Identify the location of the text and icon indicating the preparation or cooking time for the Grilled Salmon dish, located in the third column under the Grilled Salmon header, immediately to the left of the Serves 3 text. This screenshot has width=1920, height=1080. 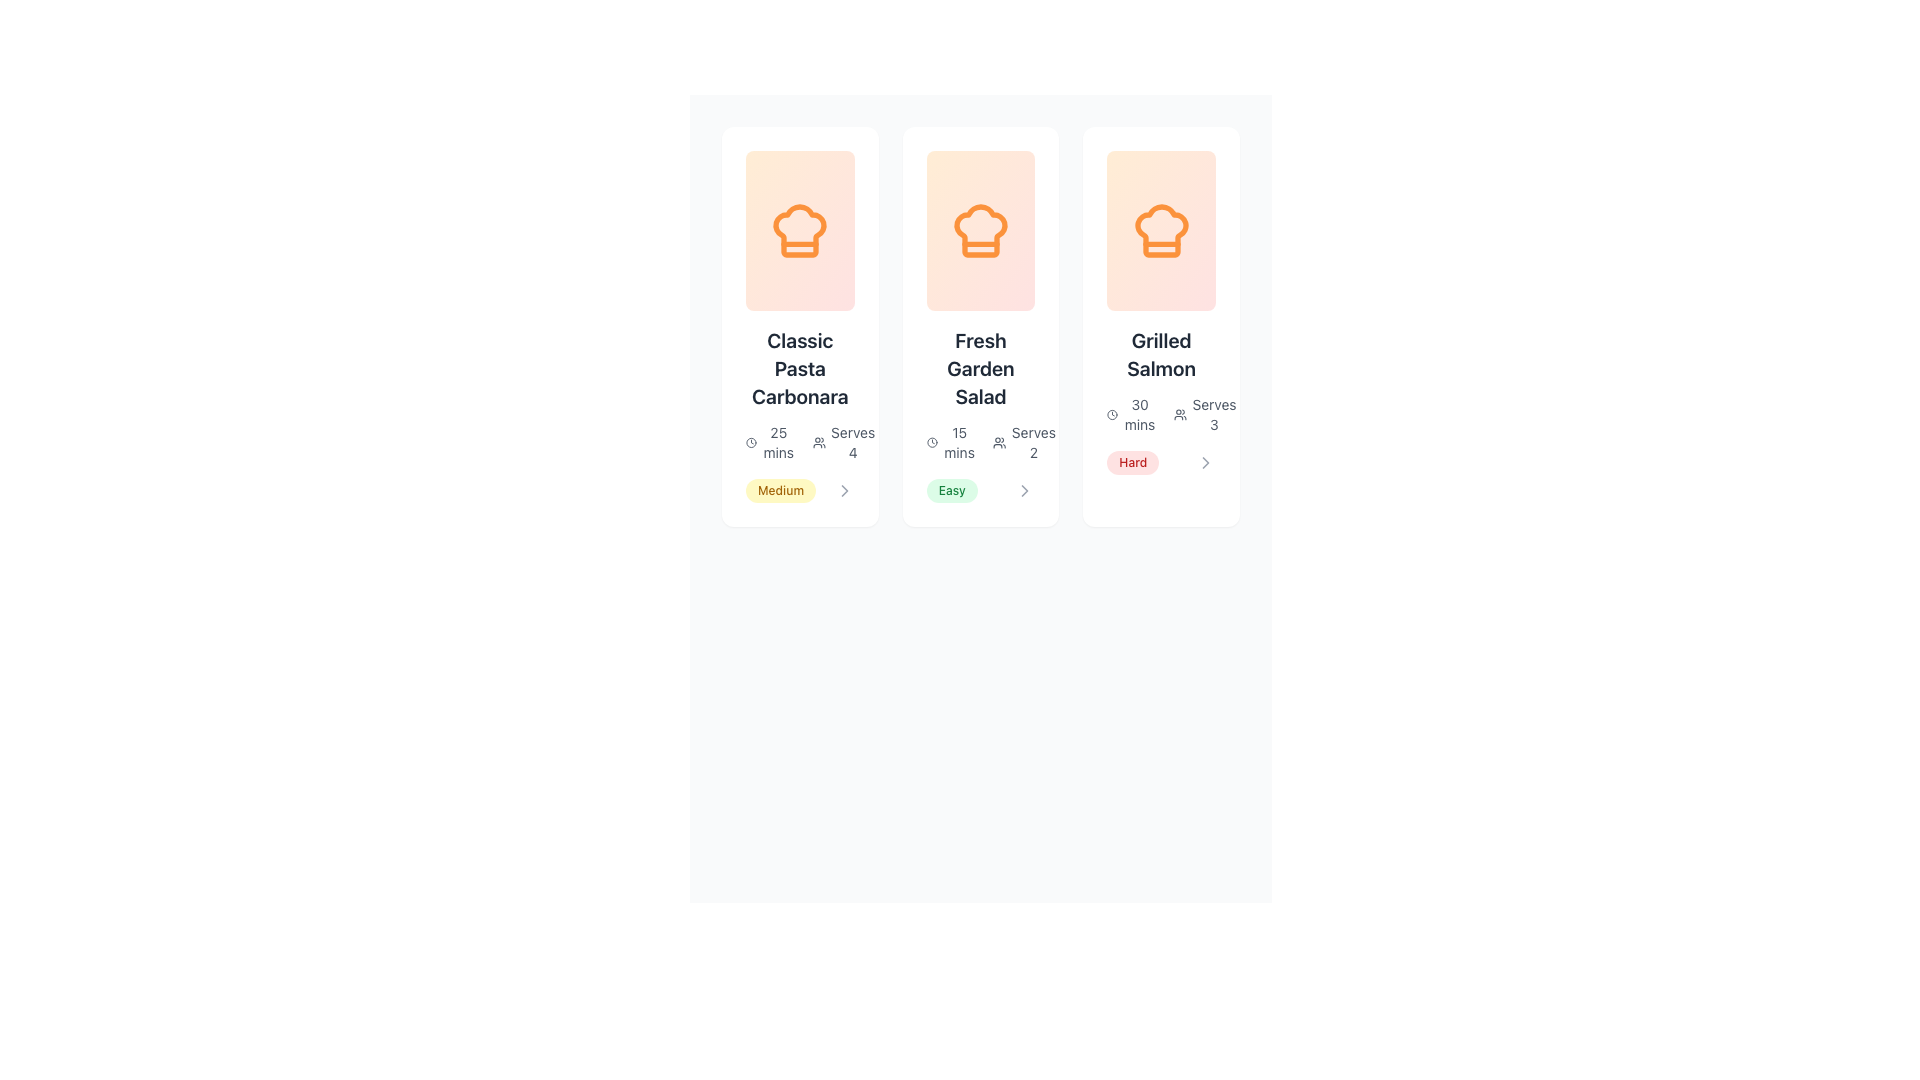
(1132, 414).